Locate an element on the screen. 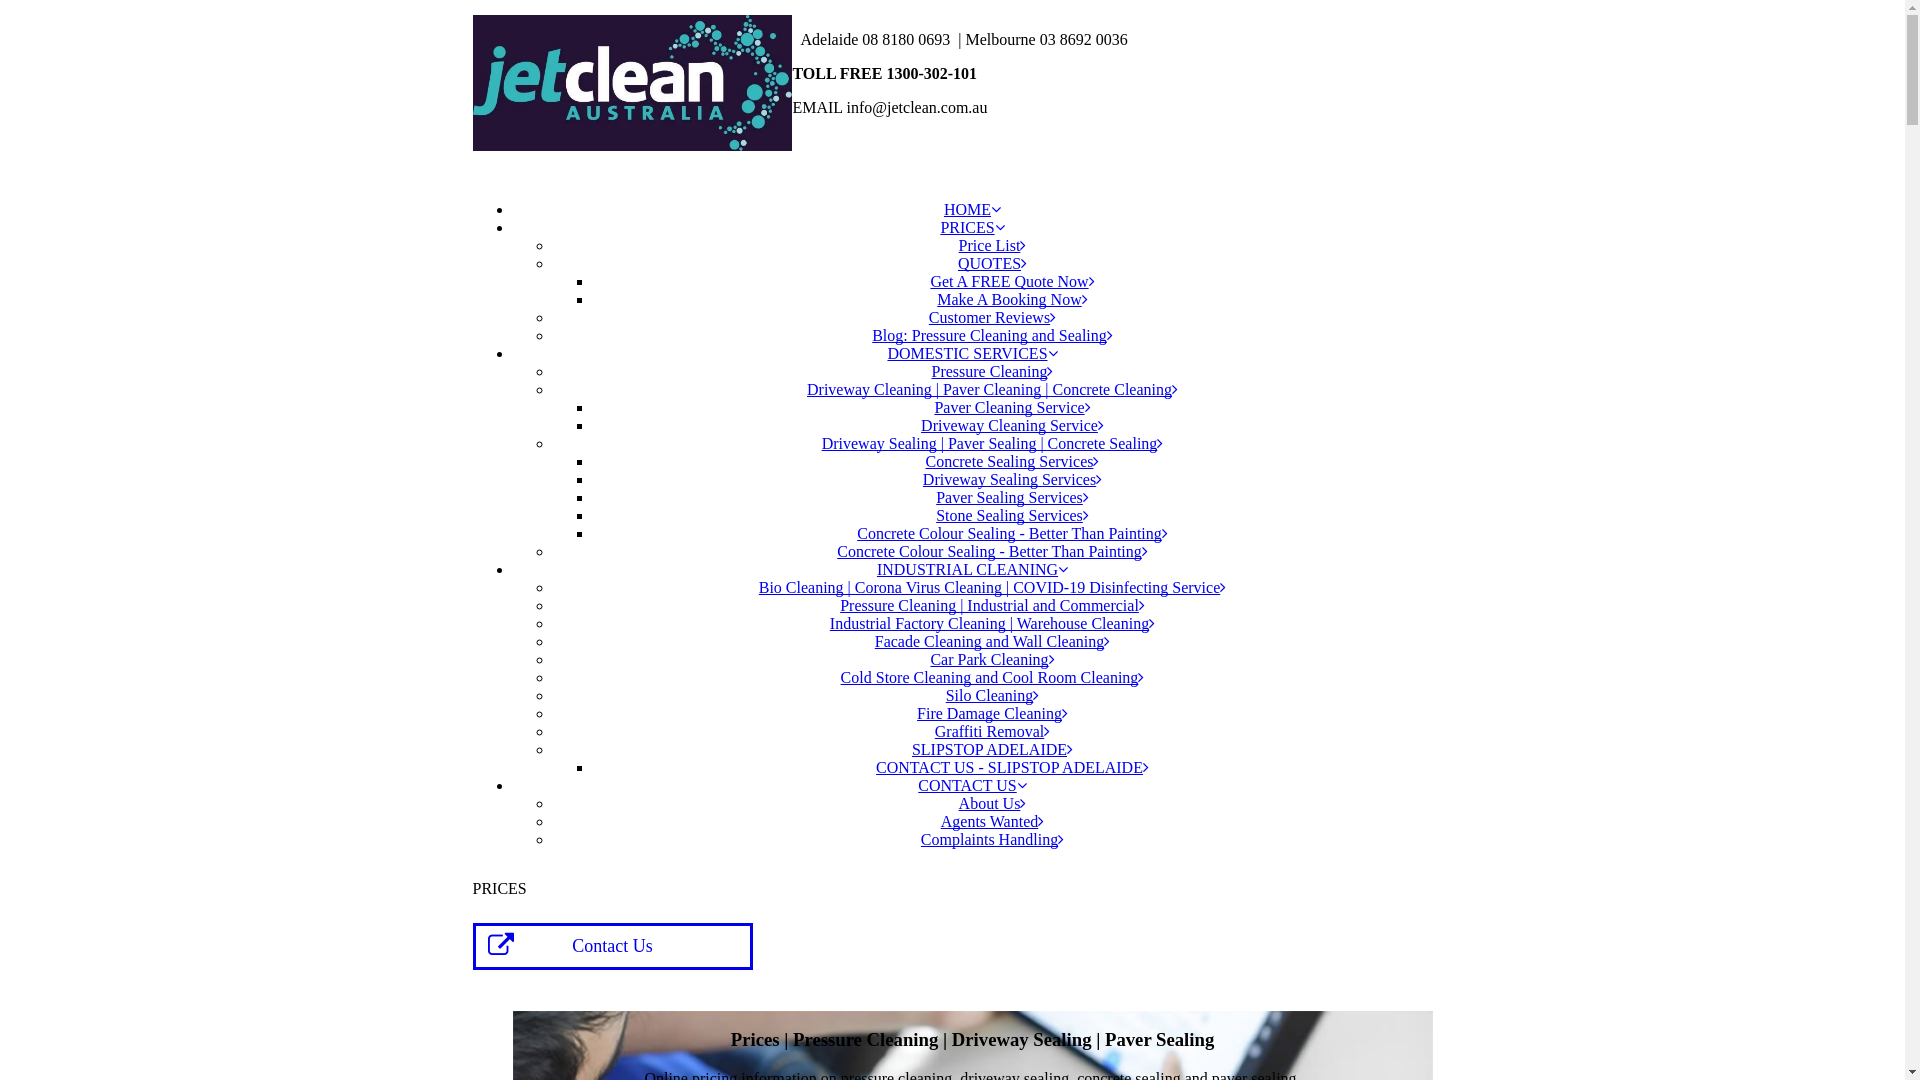 This screenshot has width=1920, height=1080. 'Make A Booking Now' is located at coordinates (1012, 299).